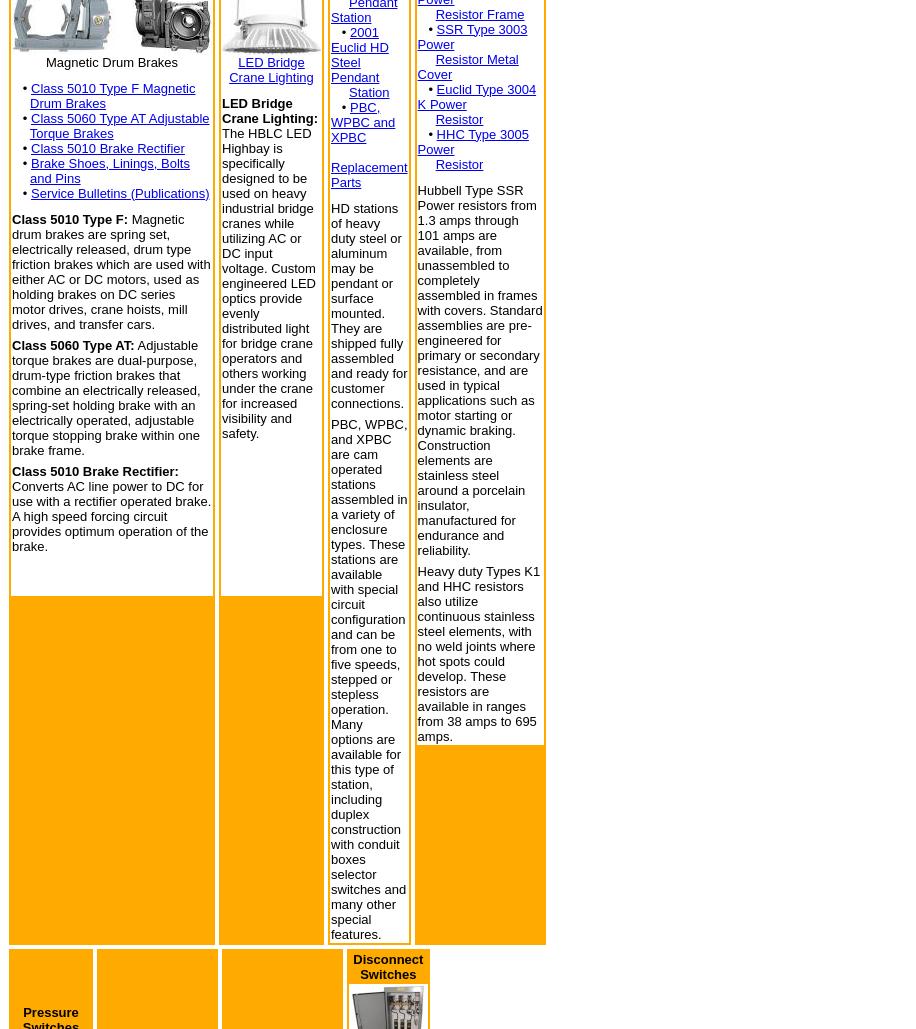  What do you see at coordinates (119, 192) in the screenshot?
I see `'Service Bulletins (Publications)'` at bounding box center [119, 192].